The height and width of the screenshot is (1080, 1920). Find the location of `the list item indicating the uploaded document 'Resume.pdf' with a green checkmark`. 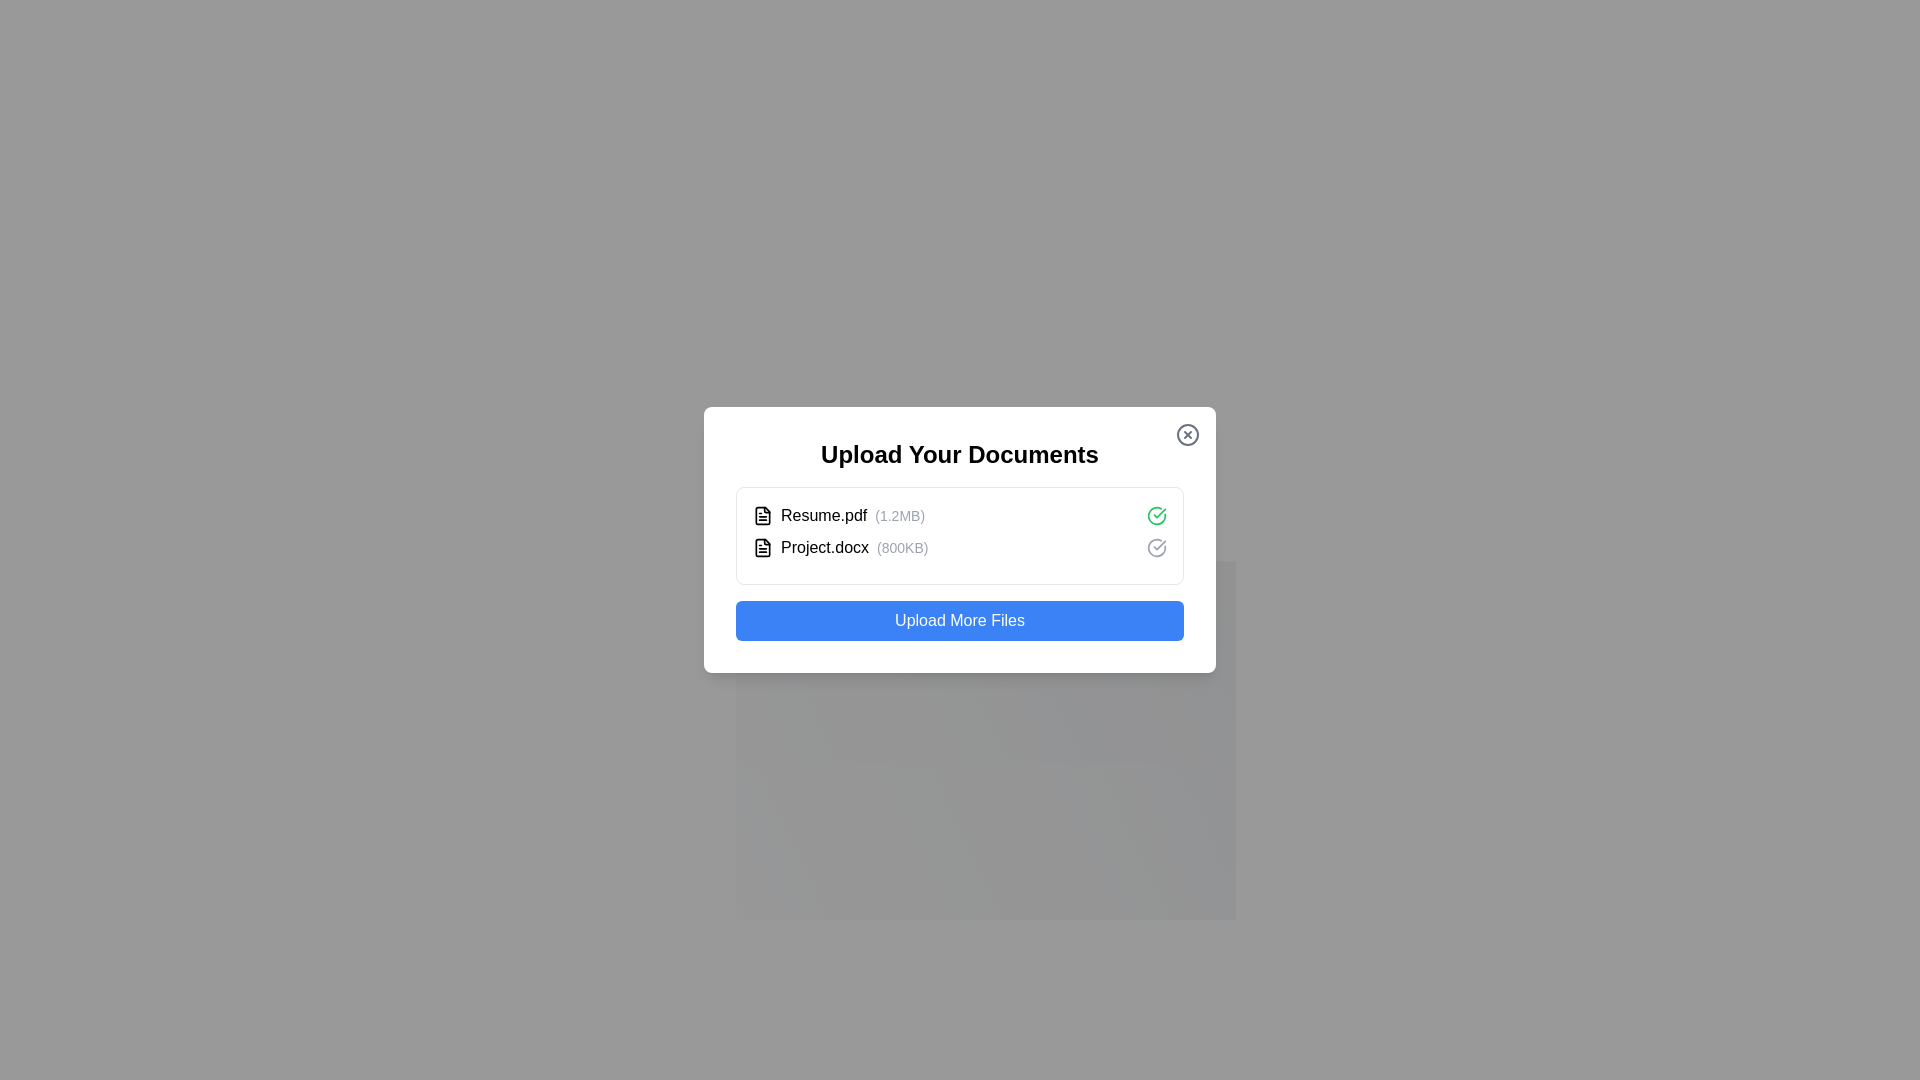

the list item indicating the uploaded document 'Resume.pdf' with a green checkmark is located at coordinates (960, 515).